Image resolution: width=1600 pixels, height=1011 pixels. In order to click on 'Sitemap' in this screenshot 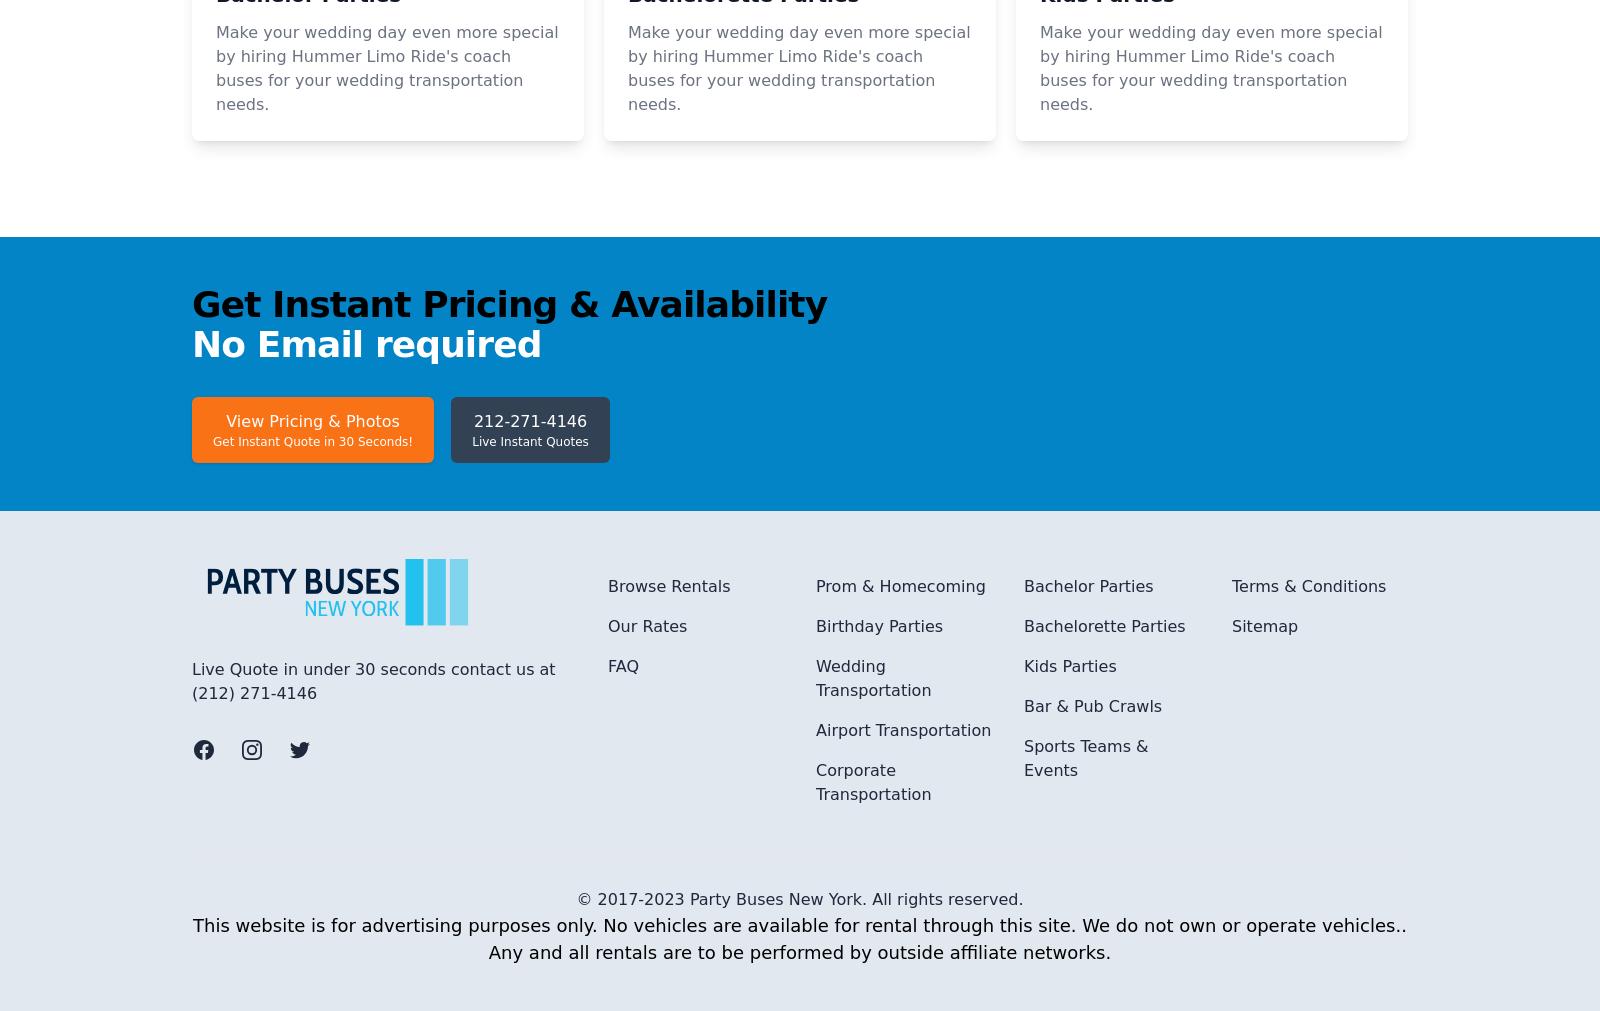, I will do `click(1263, 892)`.